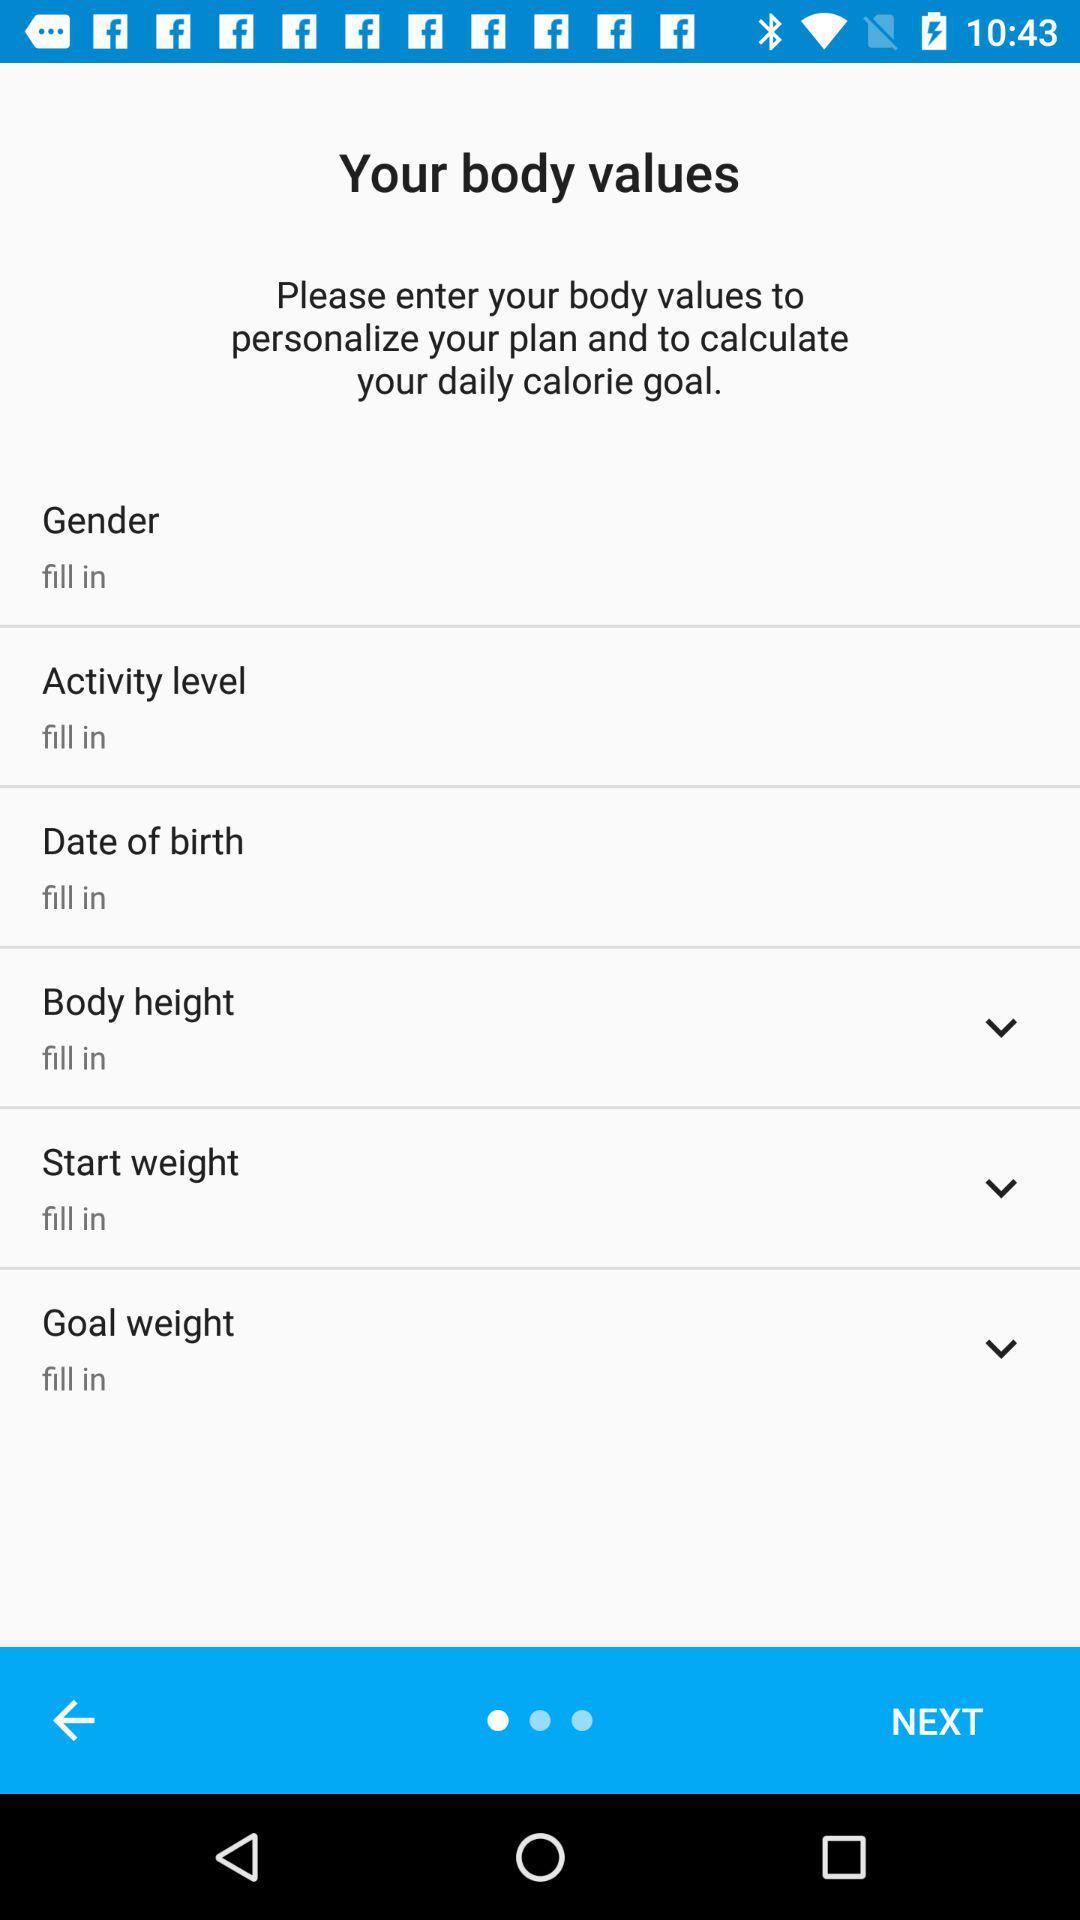  I want to click on next item, so click(963, 1719).